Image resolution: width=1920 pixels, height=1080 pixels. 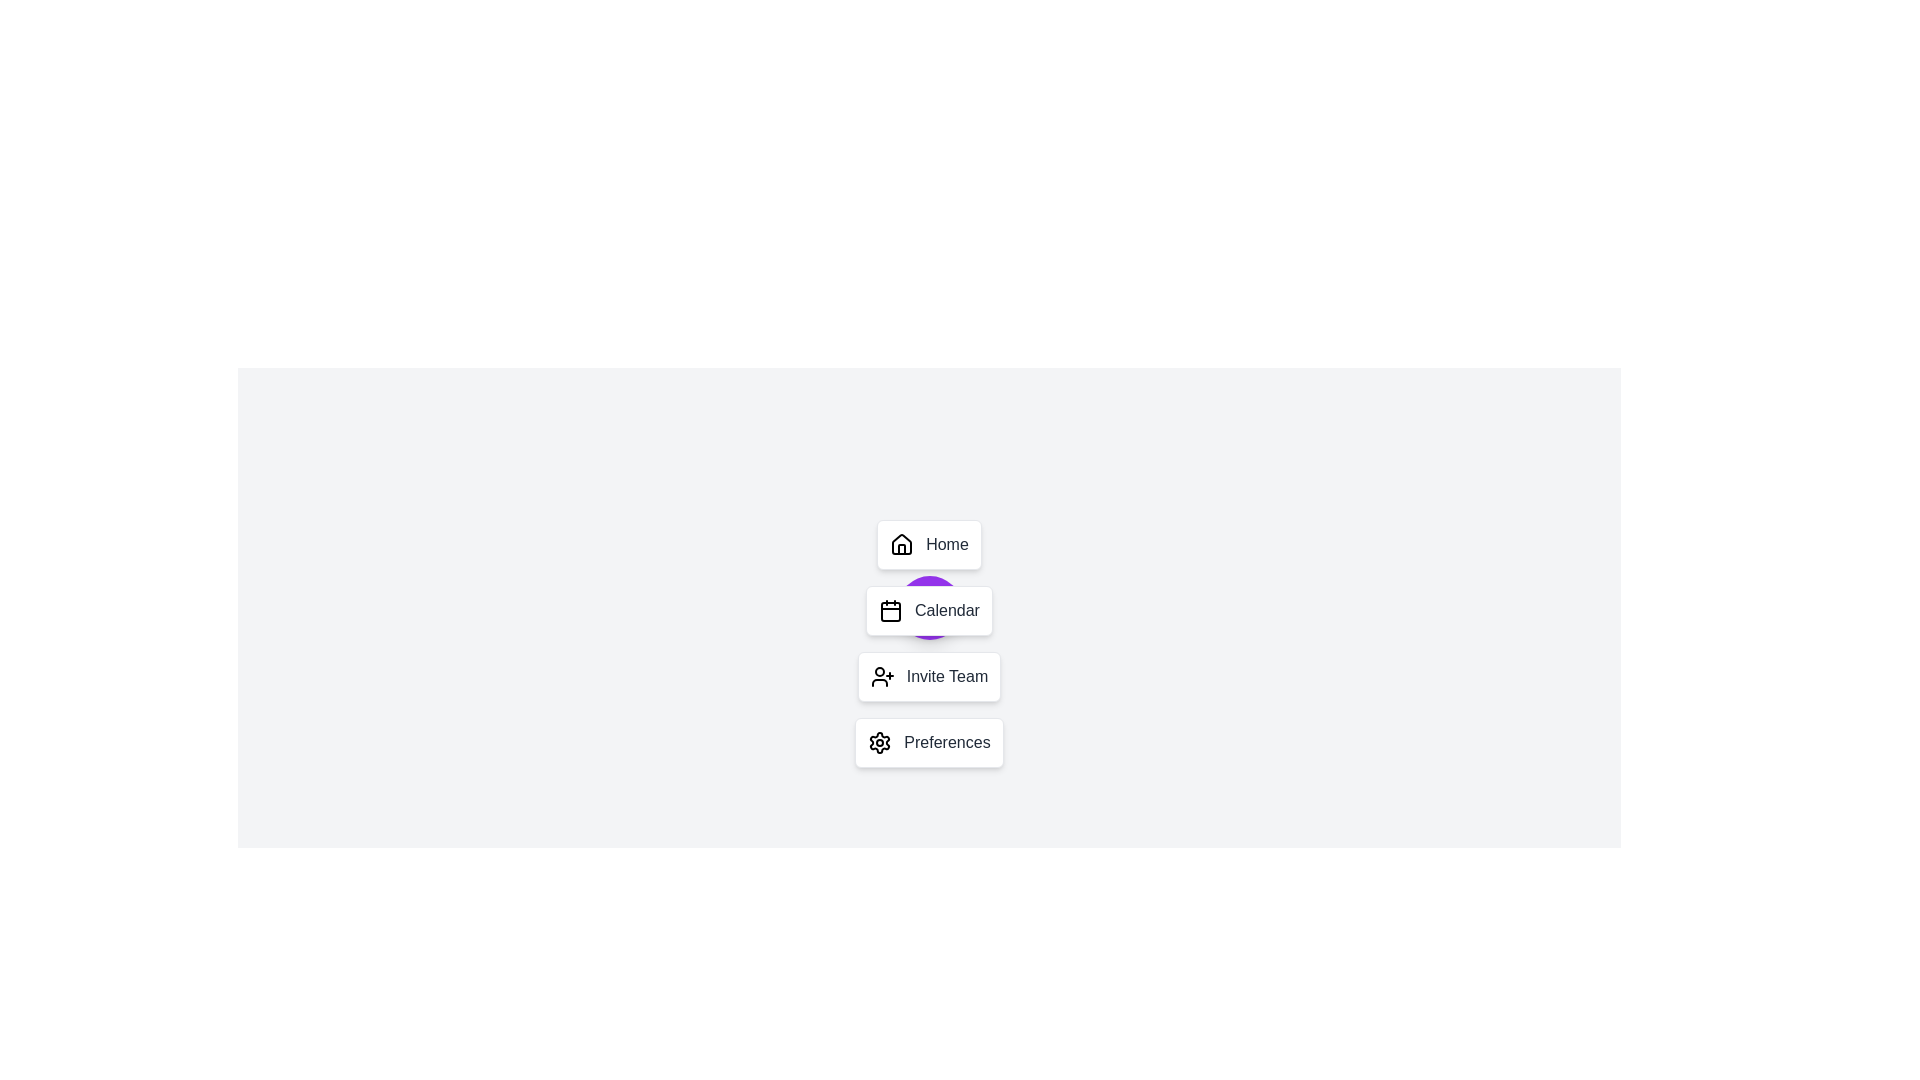 I want to click on the gear icon representing settings, located to the left of the 'Preferences' label within the 'Preferences' button, so click(x=880, y=743).